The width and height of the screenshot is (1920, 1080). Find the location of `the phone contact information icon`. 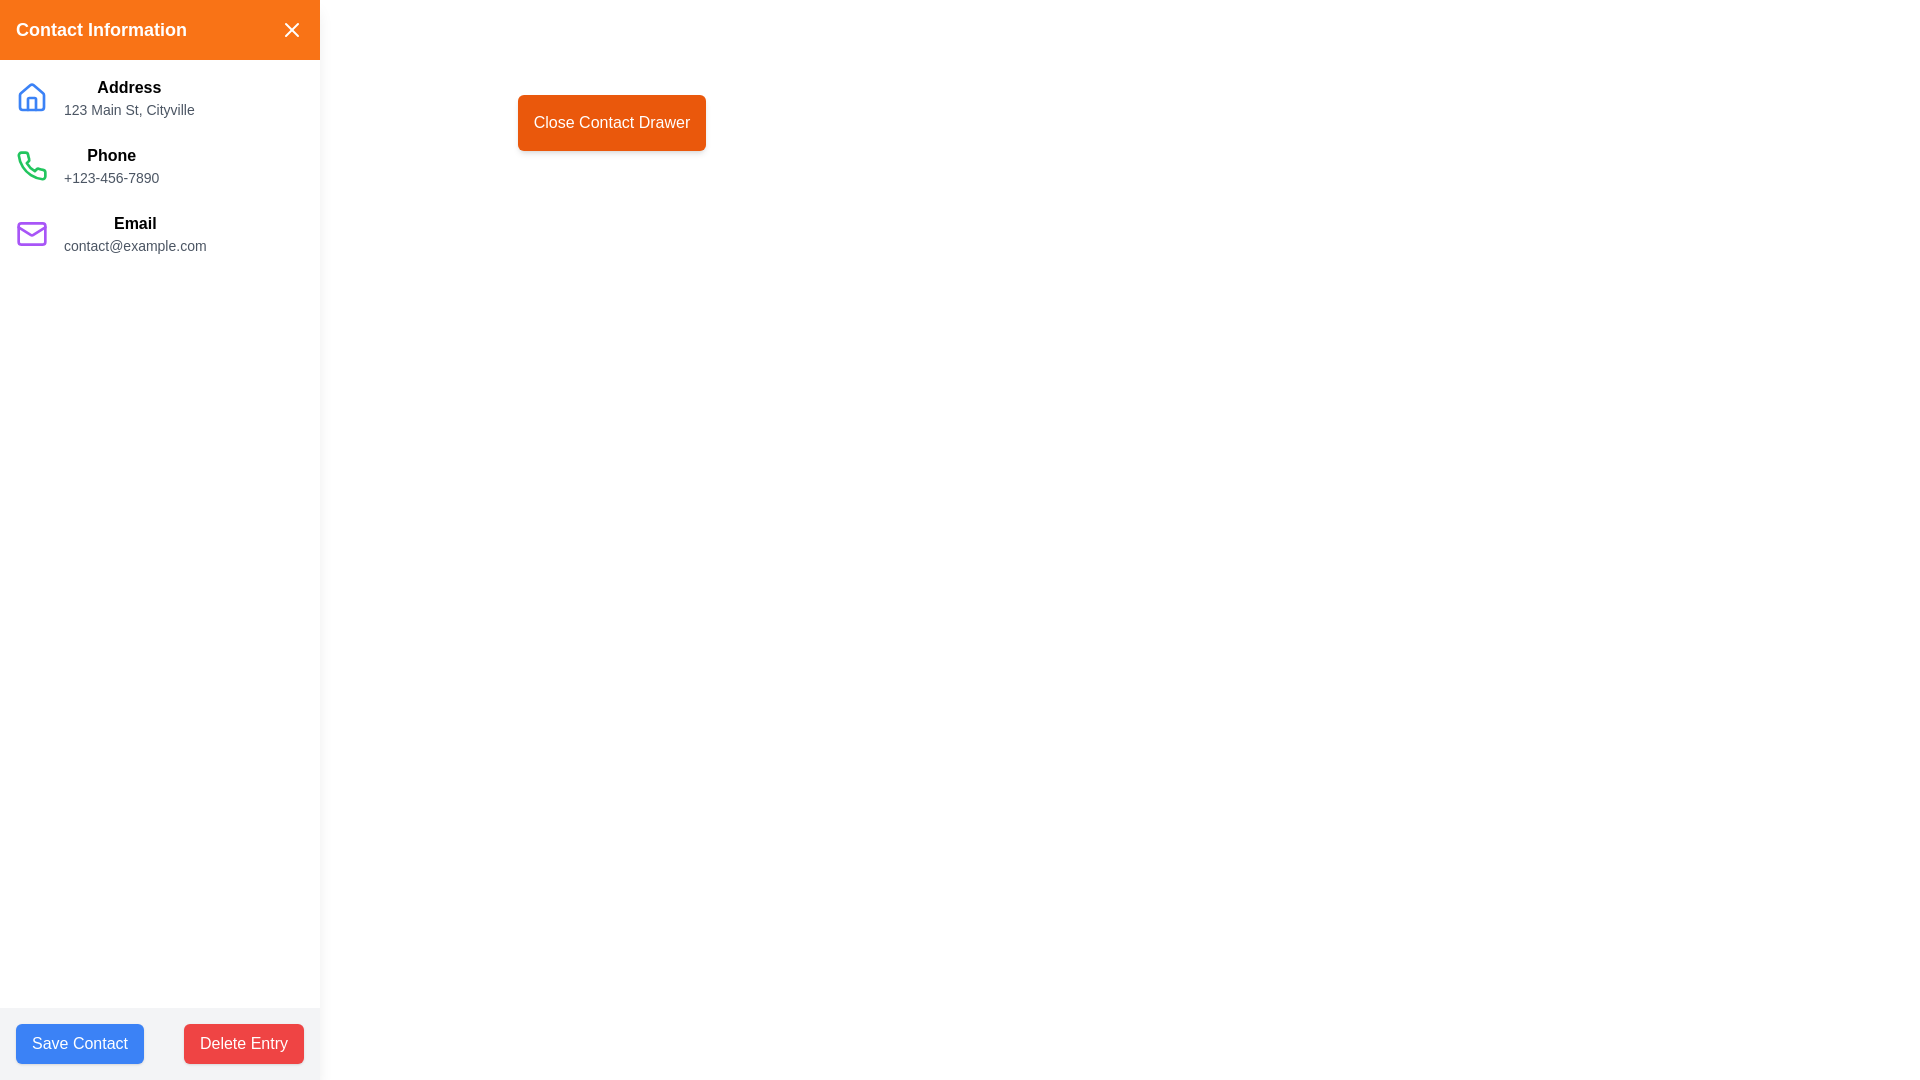

the phone contact information icon is located at coordinates (32, 164).